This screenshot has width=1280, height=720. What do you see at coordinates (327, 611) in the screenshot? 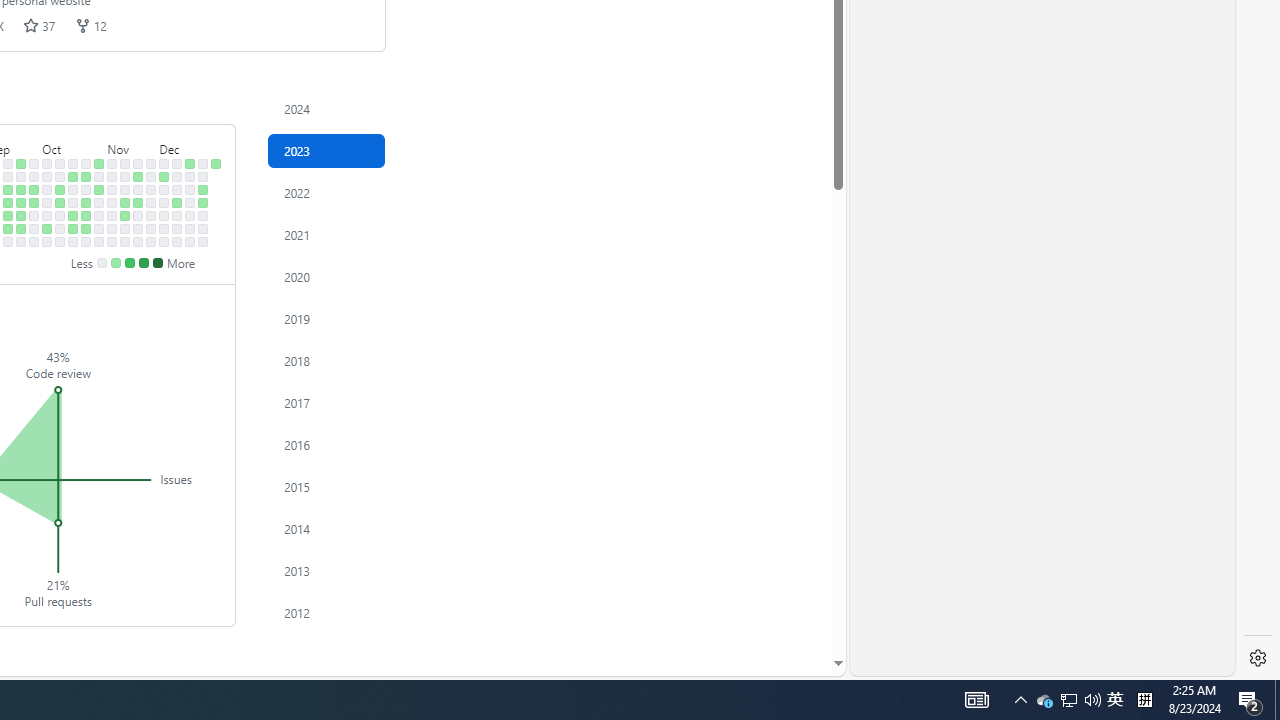
I see `'2012'` at bounding box center [327, 611].